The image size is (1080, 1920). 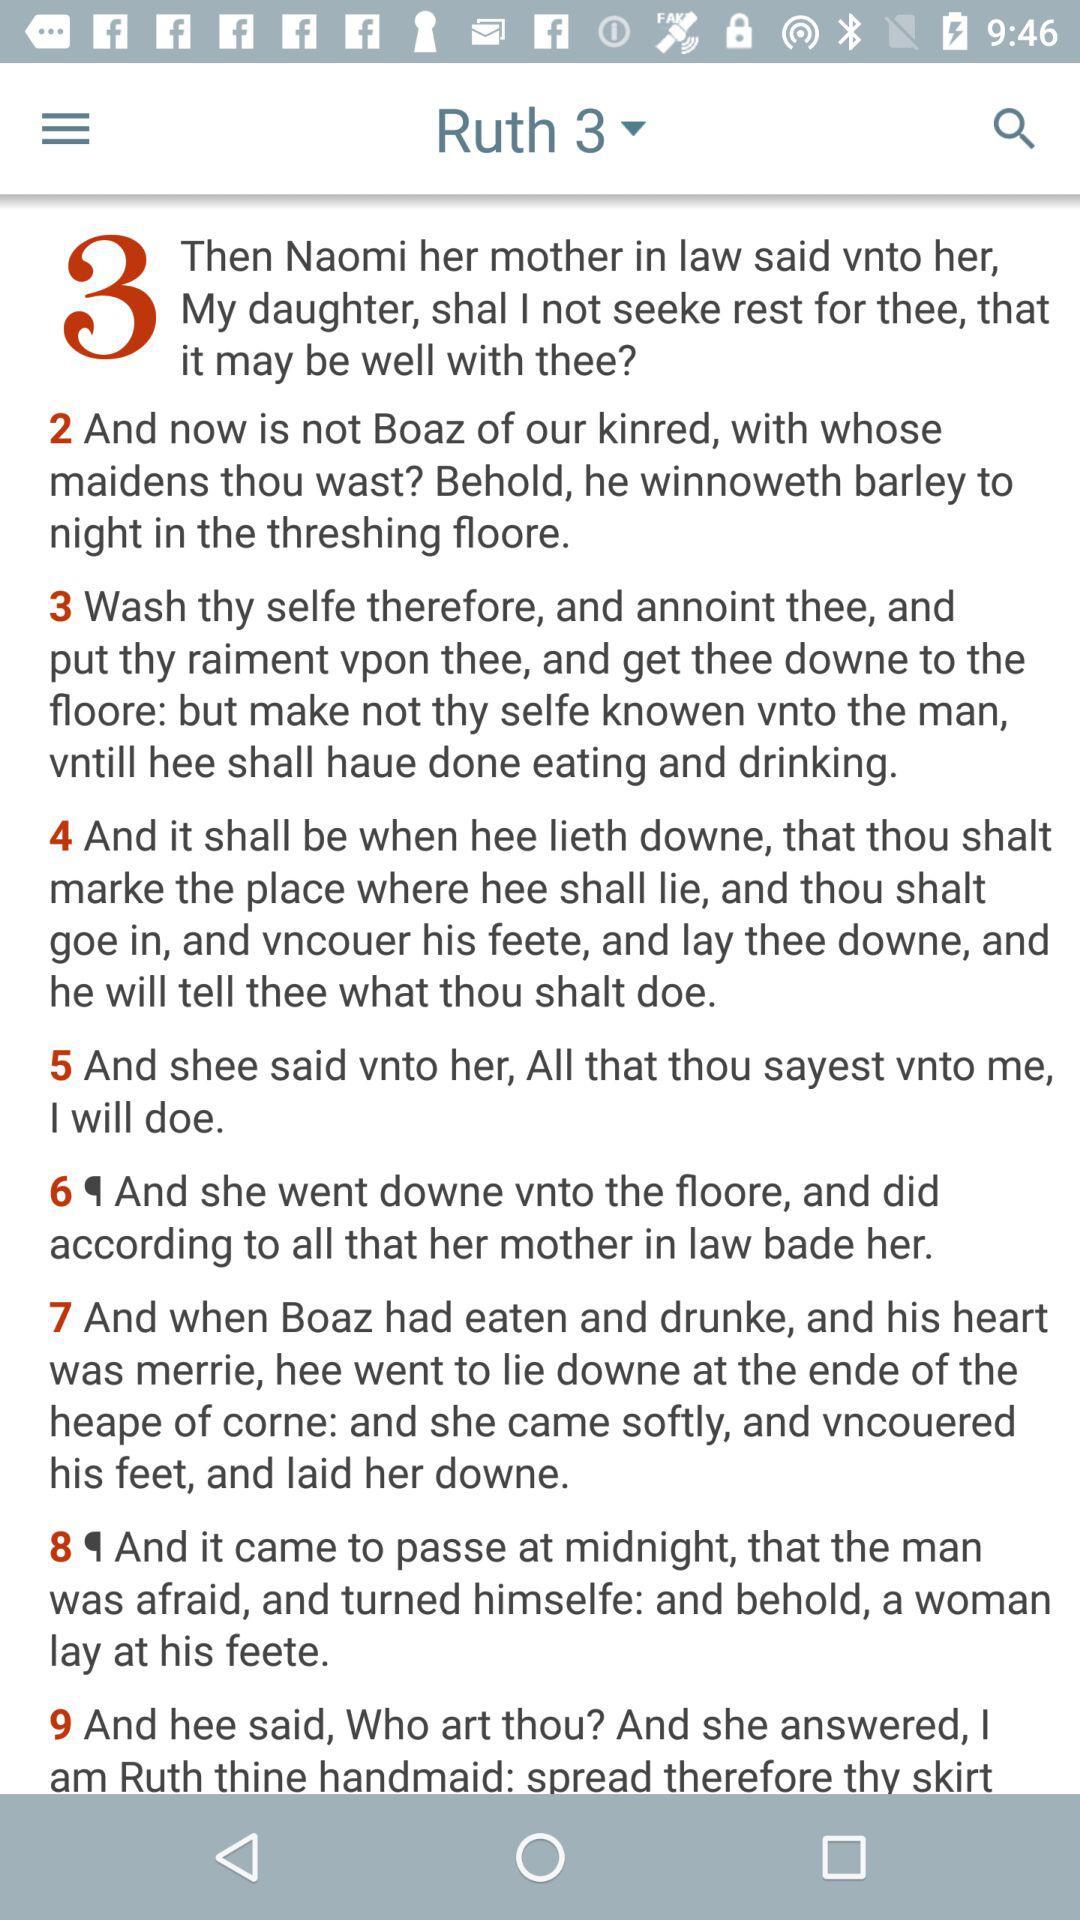 I want to click on the menu icon, so click(x=64, y=127).